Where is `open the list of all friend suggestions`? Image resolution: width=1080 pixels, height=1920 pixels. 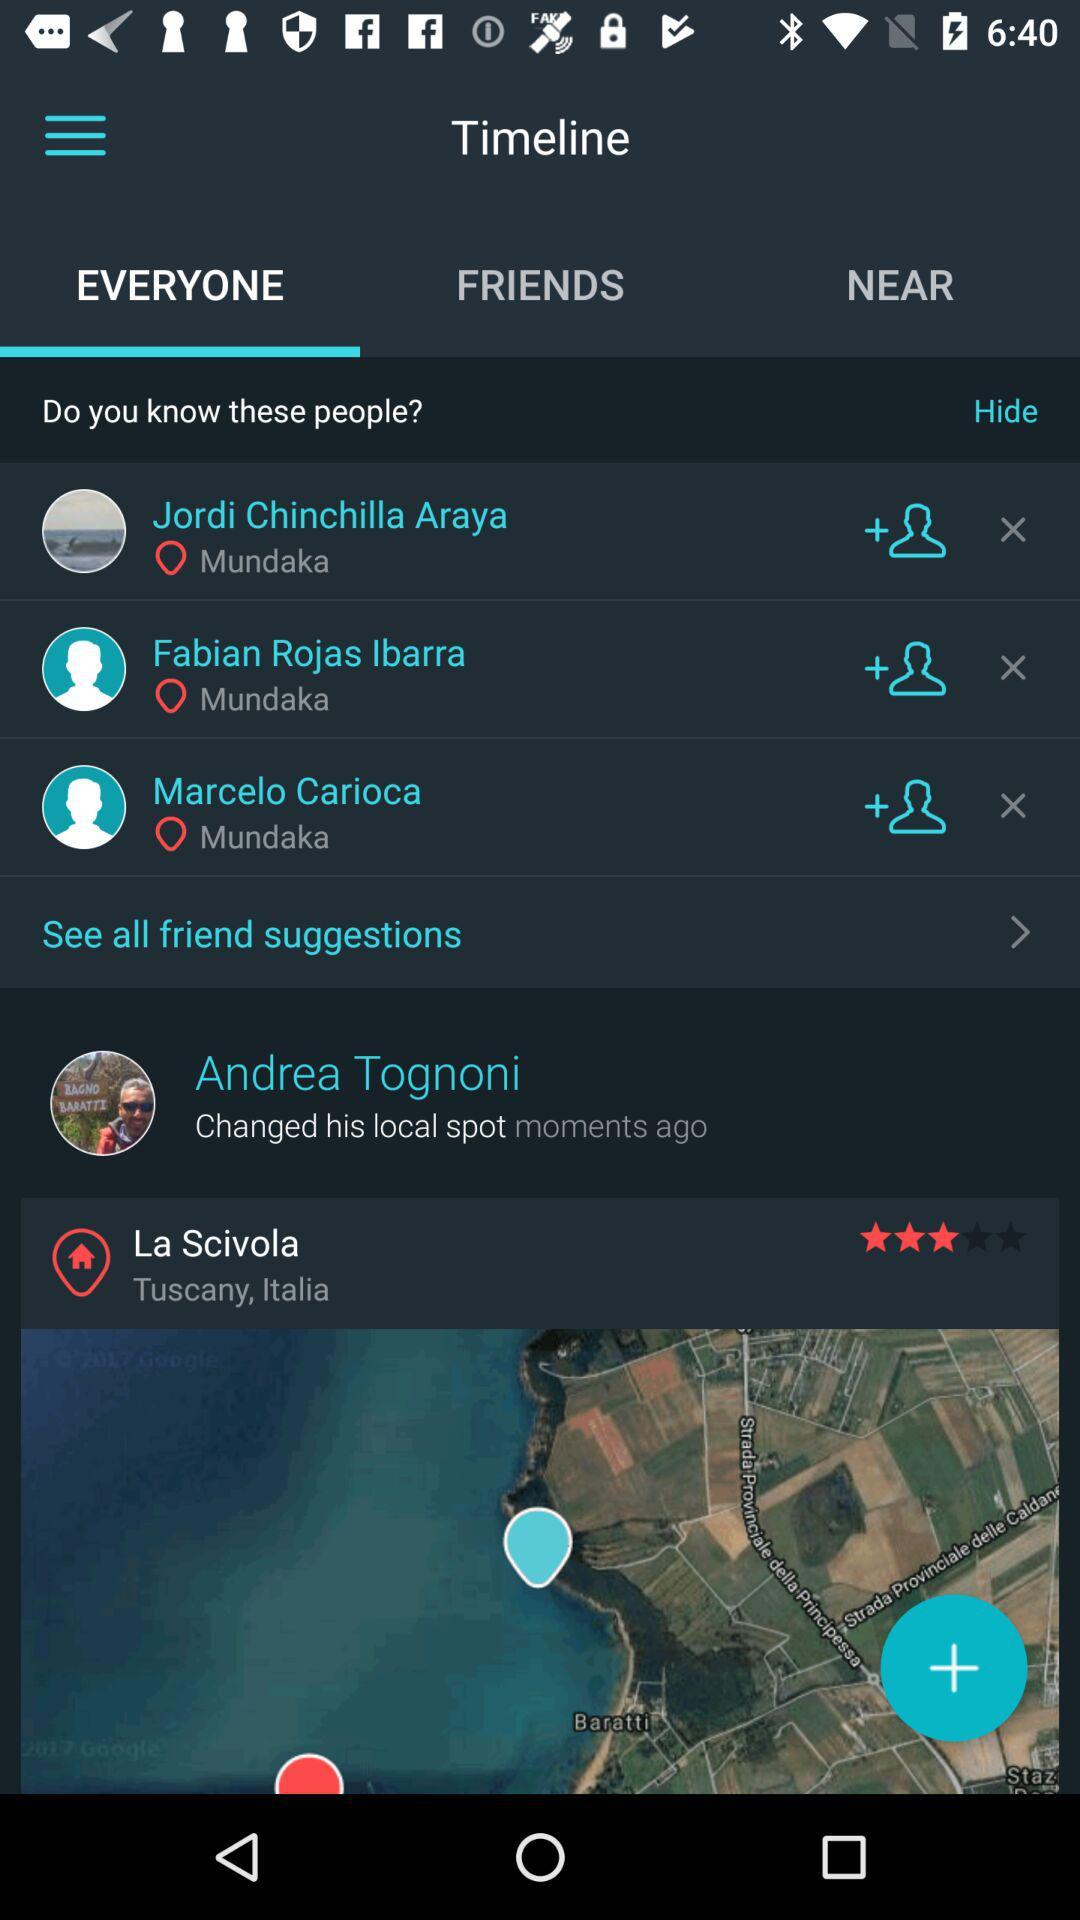 open the list of all friend suggestions is located at coordinates (1021, 930).